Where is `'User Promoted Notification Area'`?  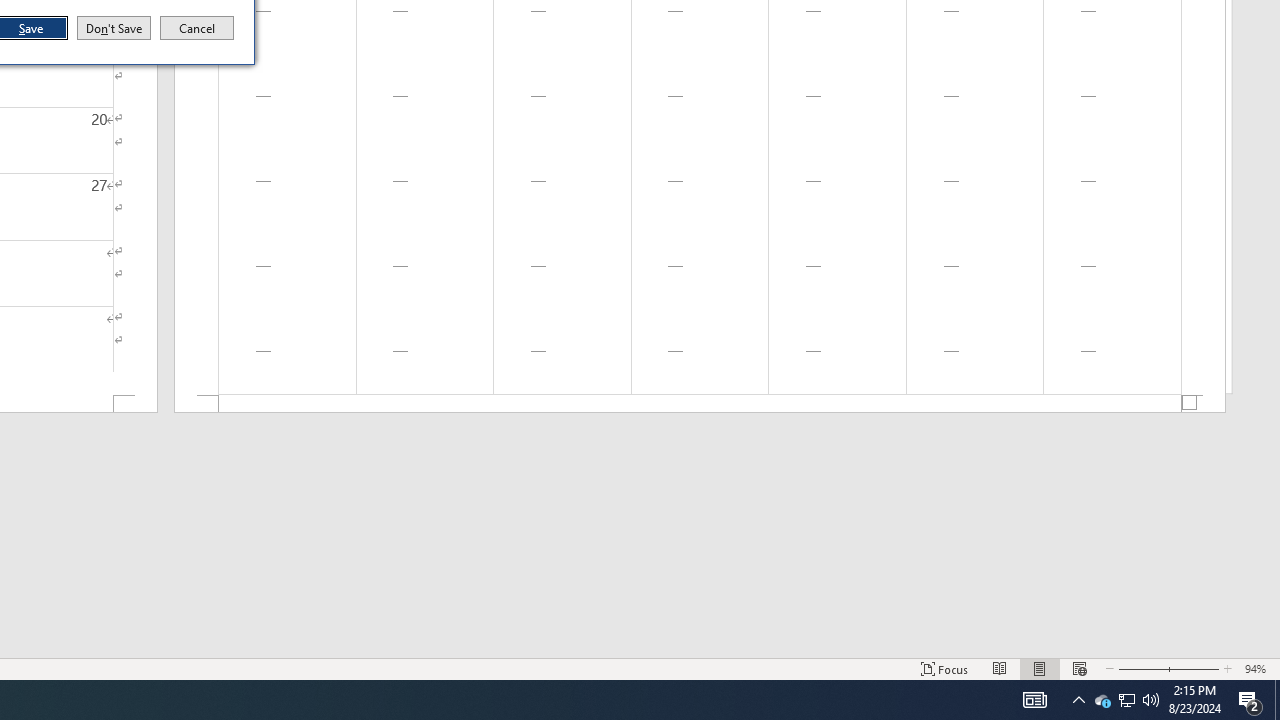 'User Promoted Notification Area' is located at coordinates (1141, 669).